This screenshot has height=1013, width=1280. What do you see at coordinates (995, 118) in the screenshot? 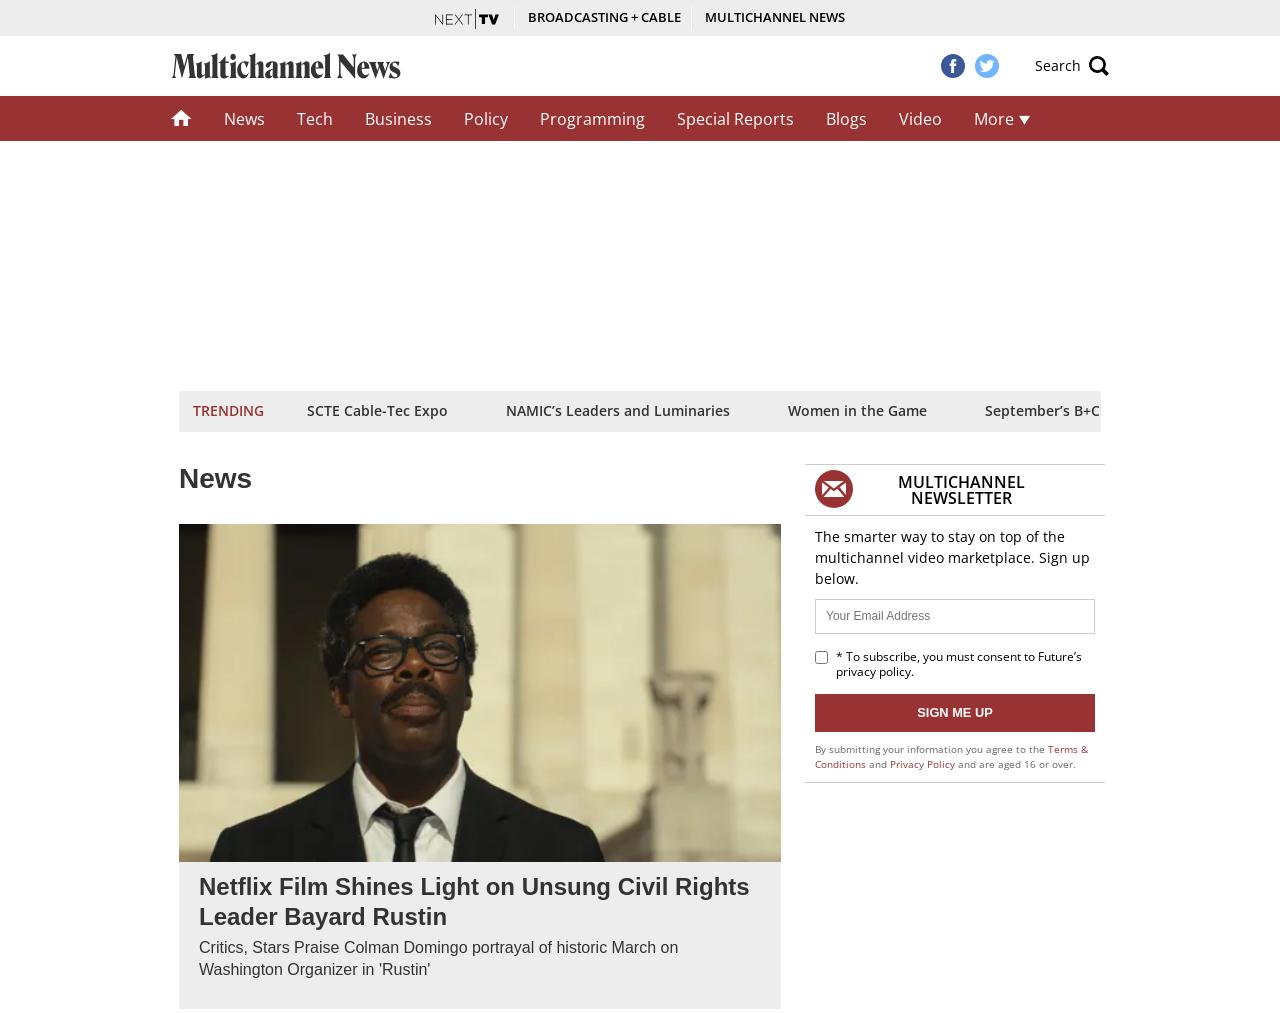
I see `'More'` at bounding box center [995, 118].